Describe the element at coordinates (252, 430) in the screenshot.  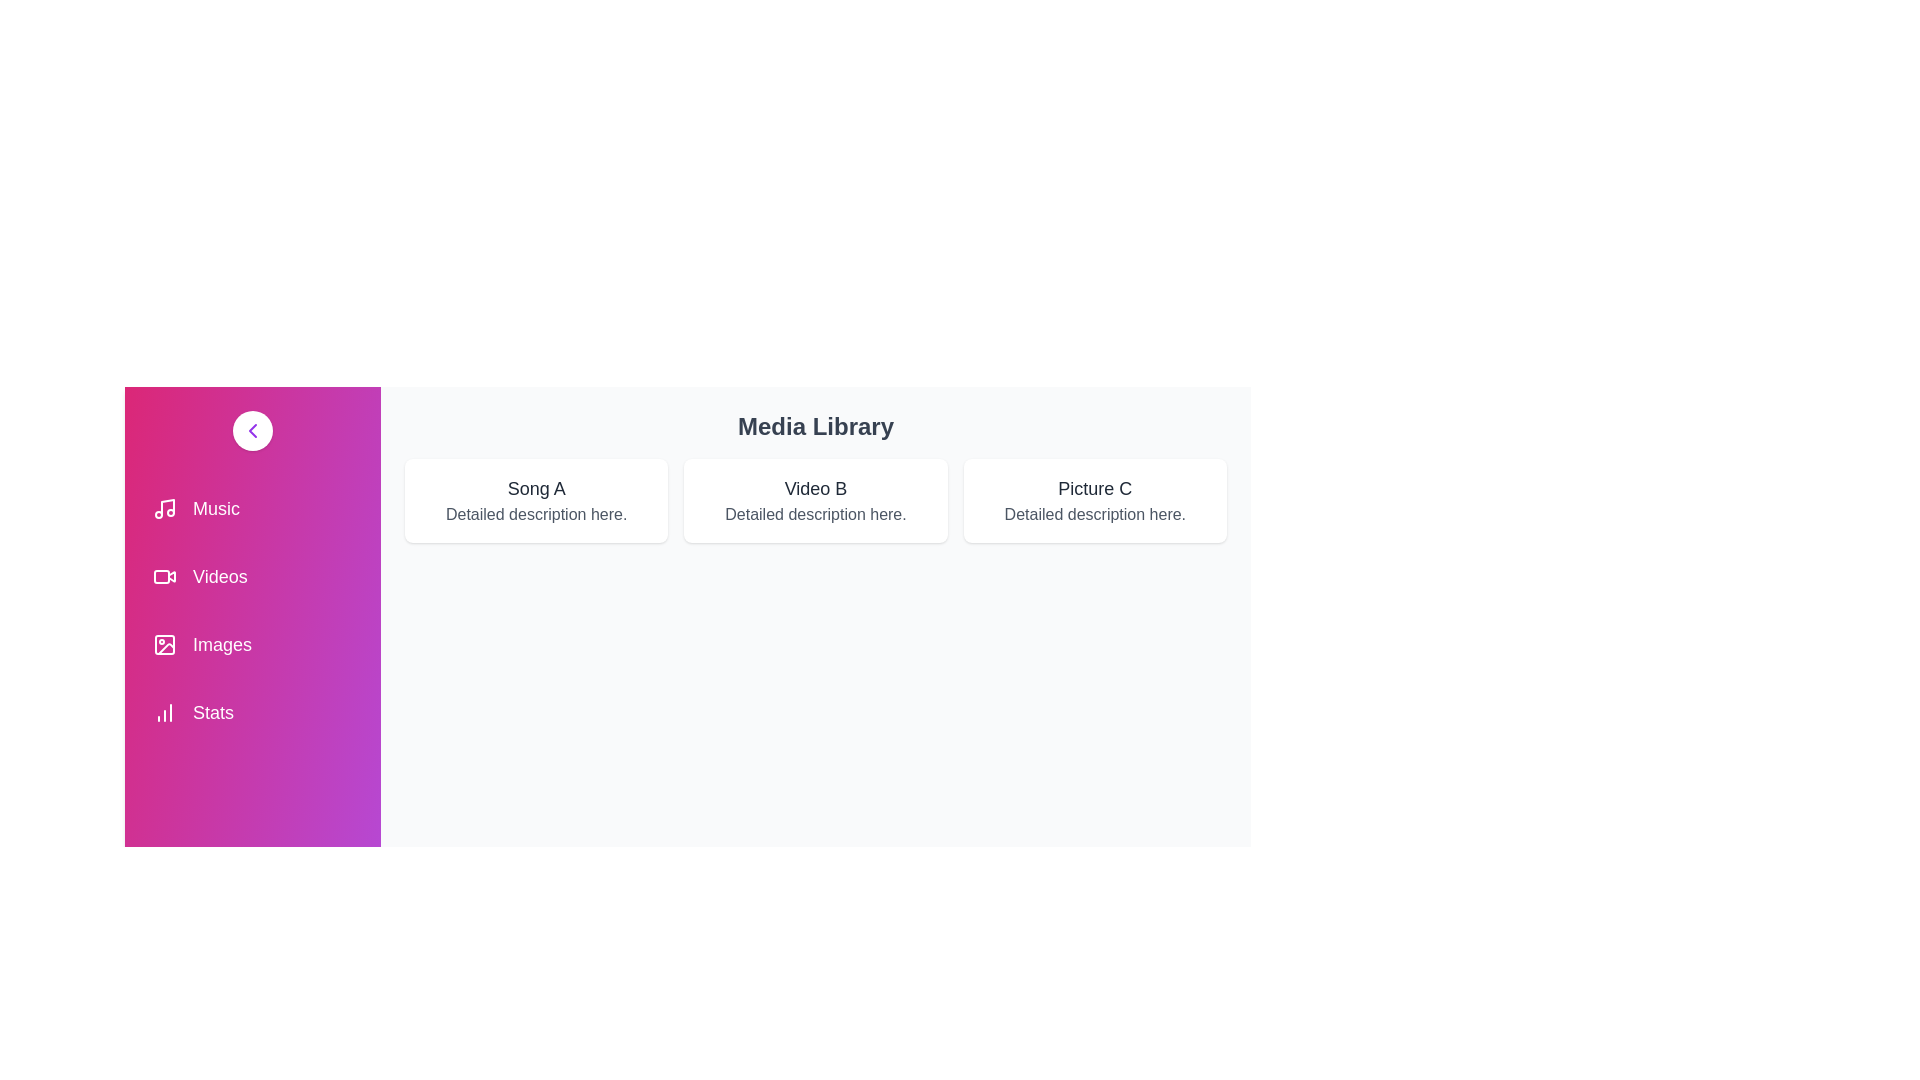
I see `the arrow button to toggle the drawer` at that location.